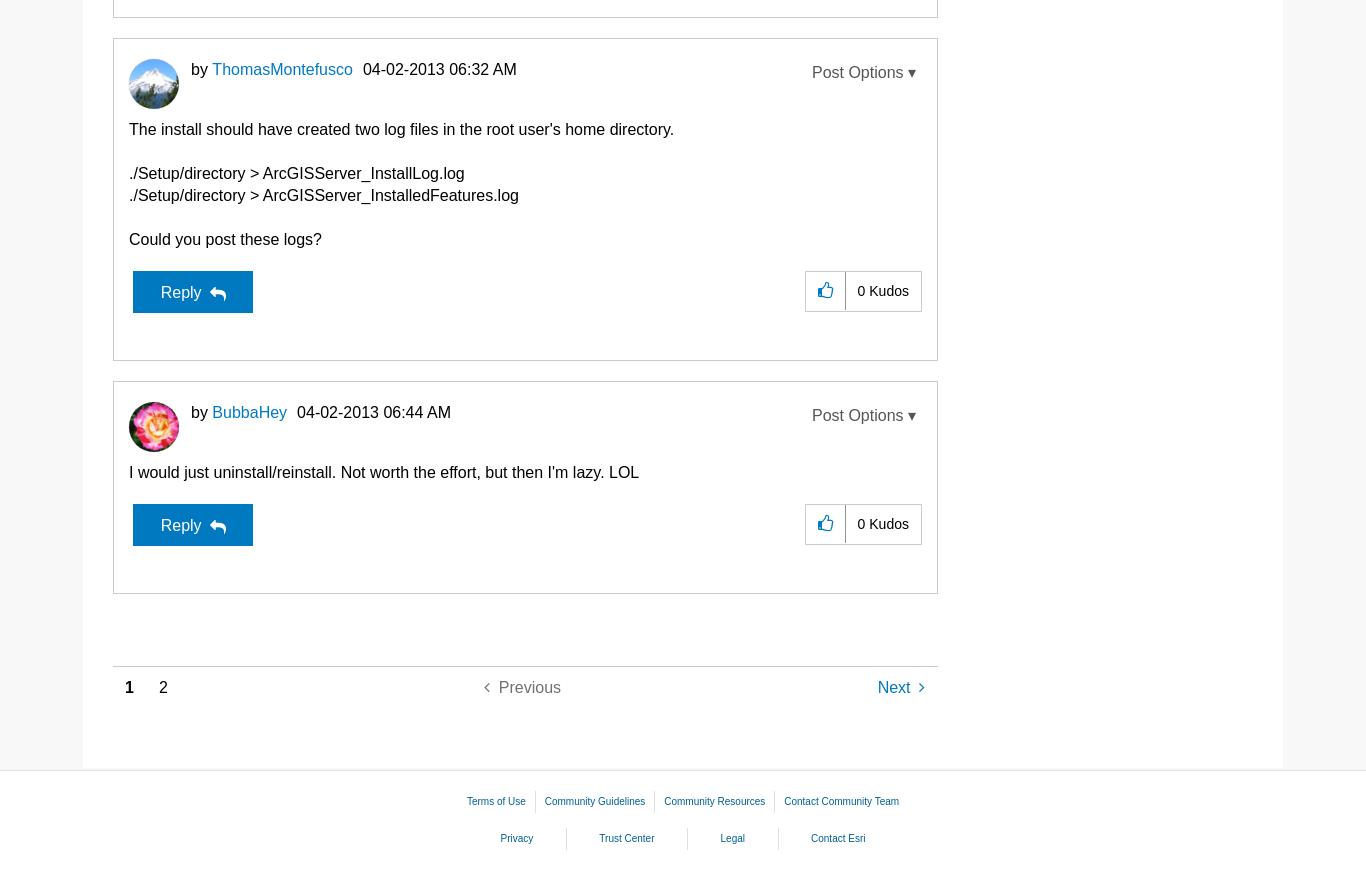 This screenshot has height=883, width=1366. I want to click on 'Next', so click(892, 686).